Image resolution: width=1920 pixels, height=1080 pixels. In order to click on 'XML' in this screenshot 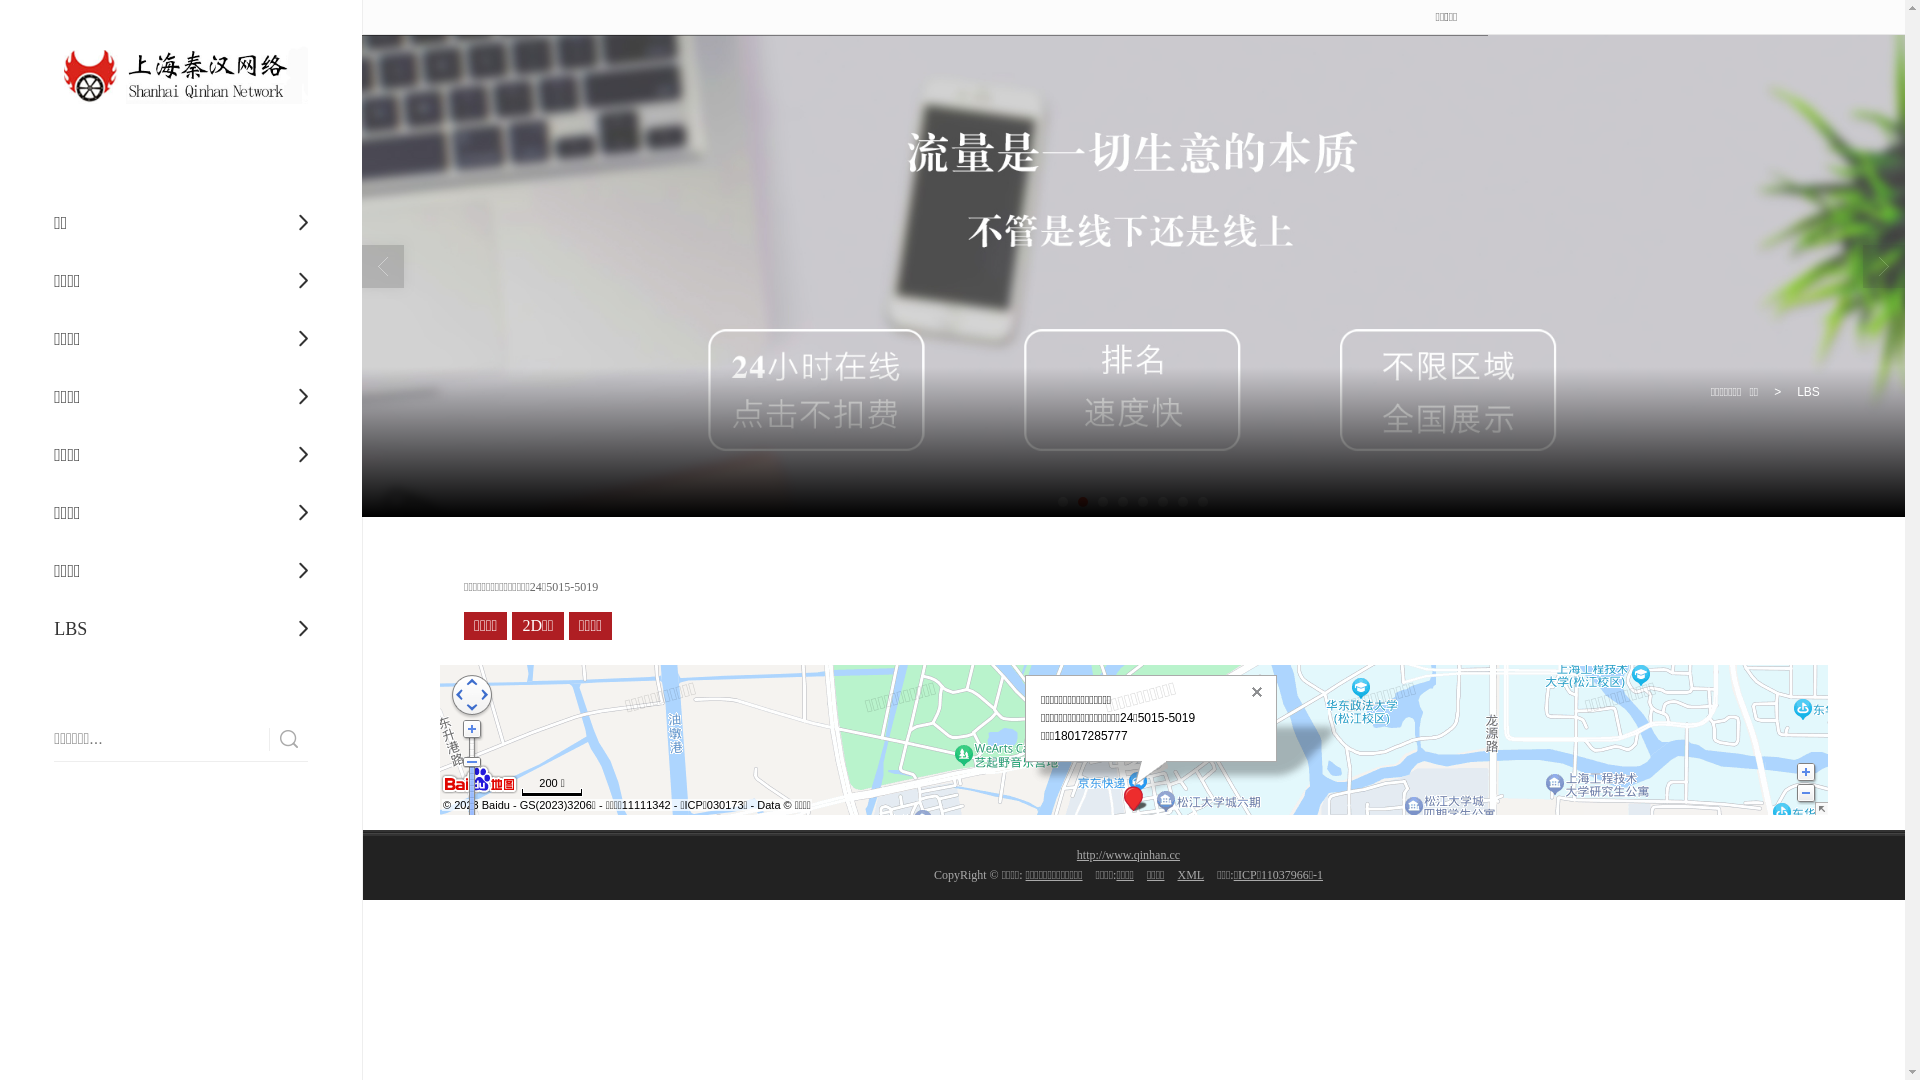, I will do `click(1190, 874)`.